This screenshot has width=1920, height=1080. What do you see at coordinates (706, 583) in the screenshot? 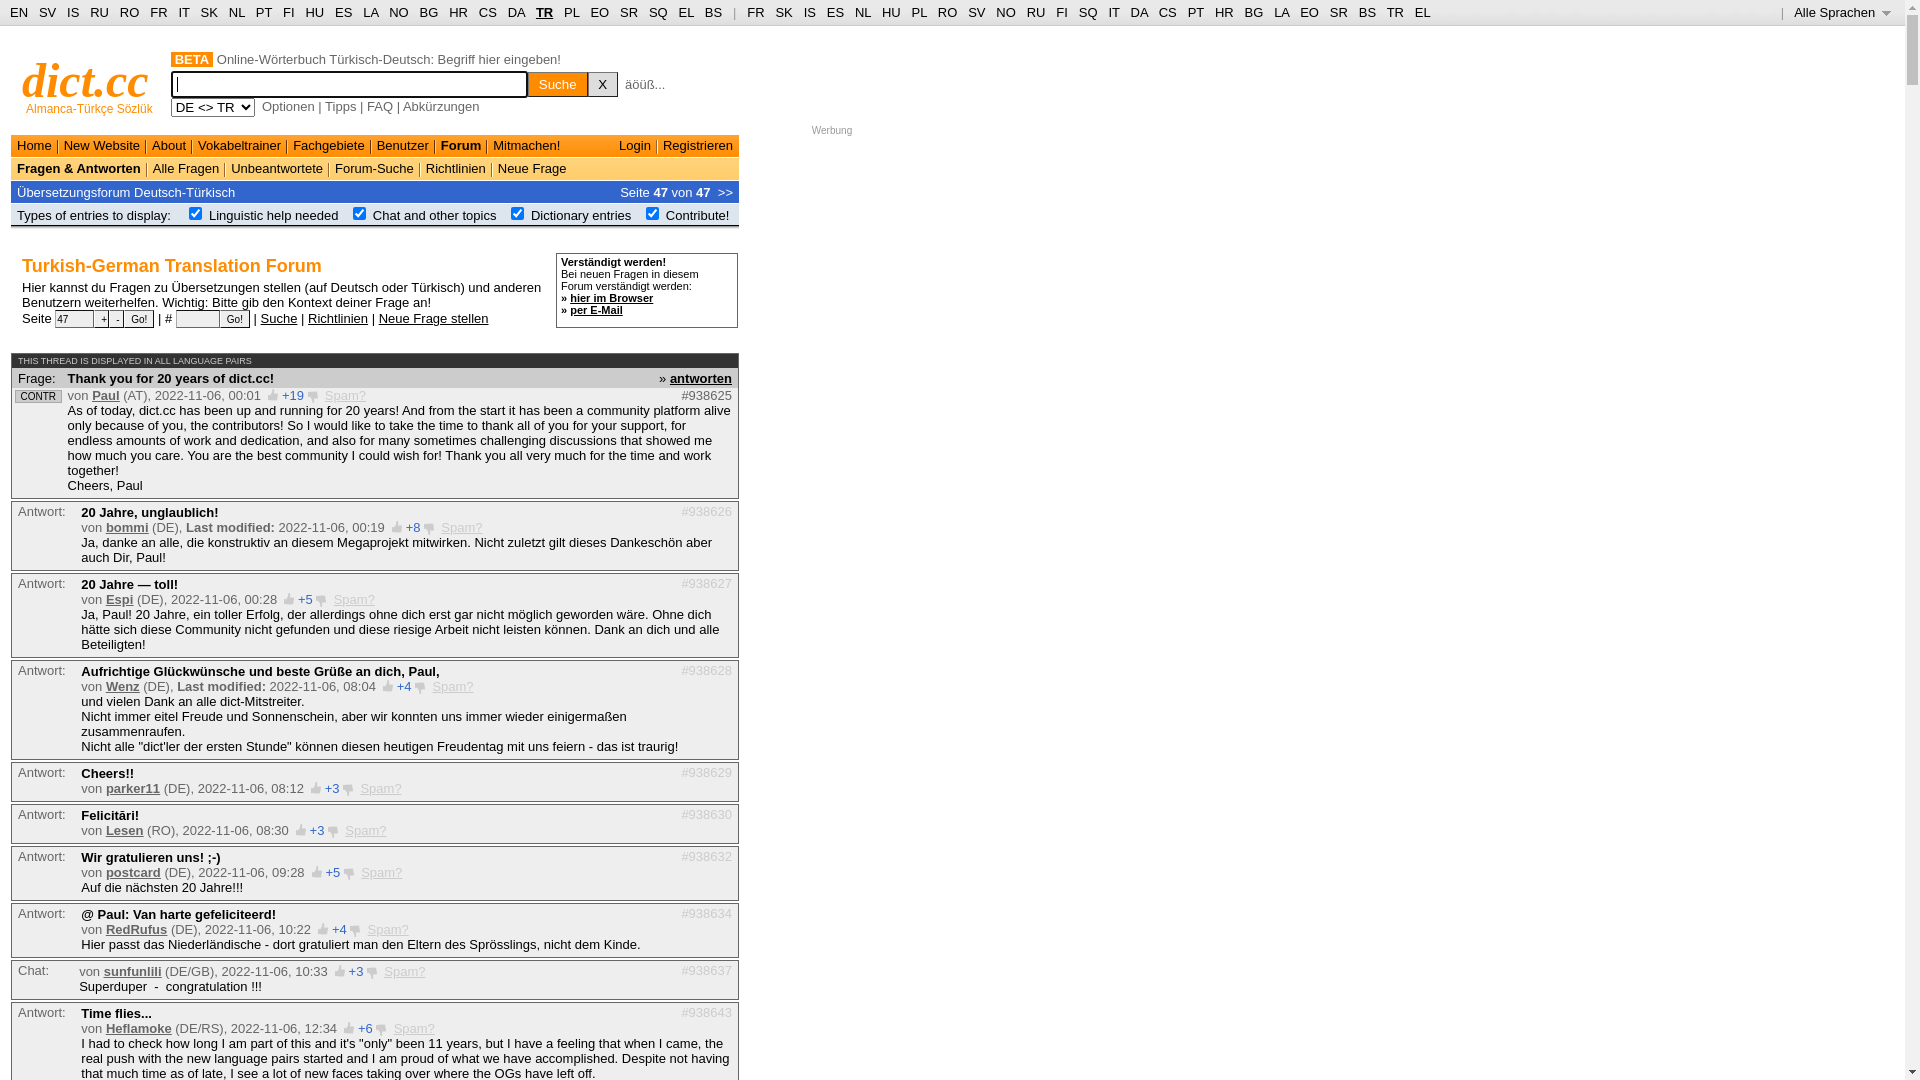
I see `'#938627'` at bounding box center [706, 583].